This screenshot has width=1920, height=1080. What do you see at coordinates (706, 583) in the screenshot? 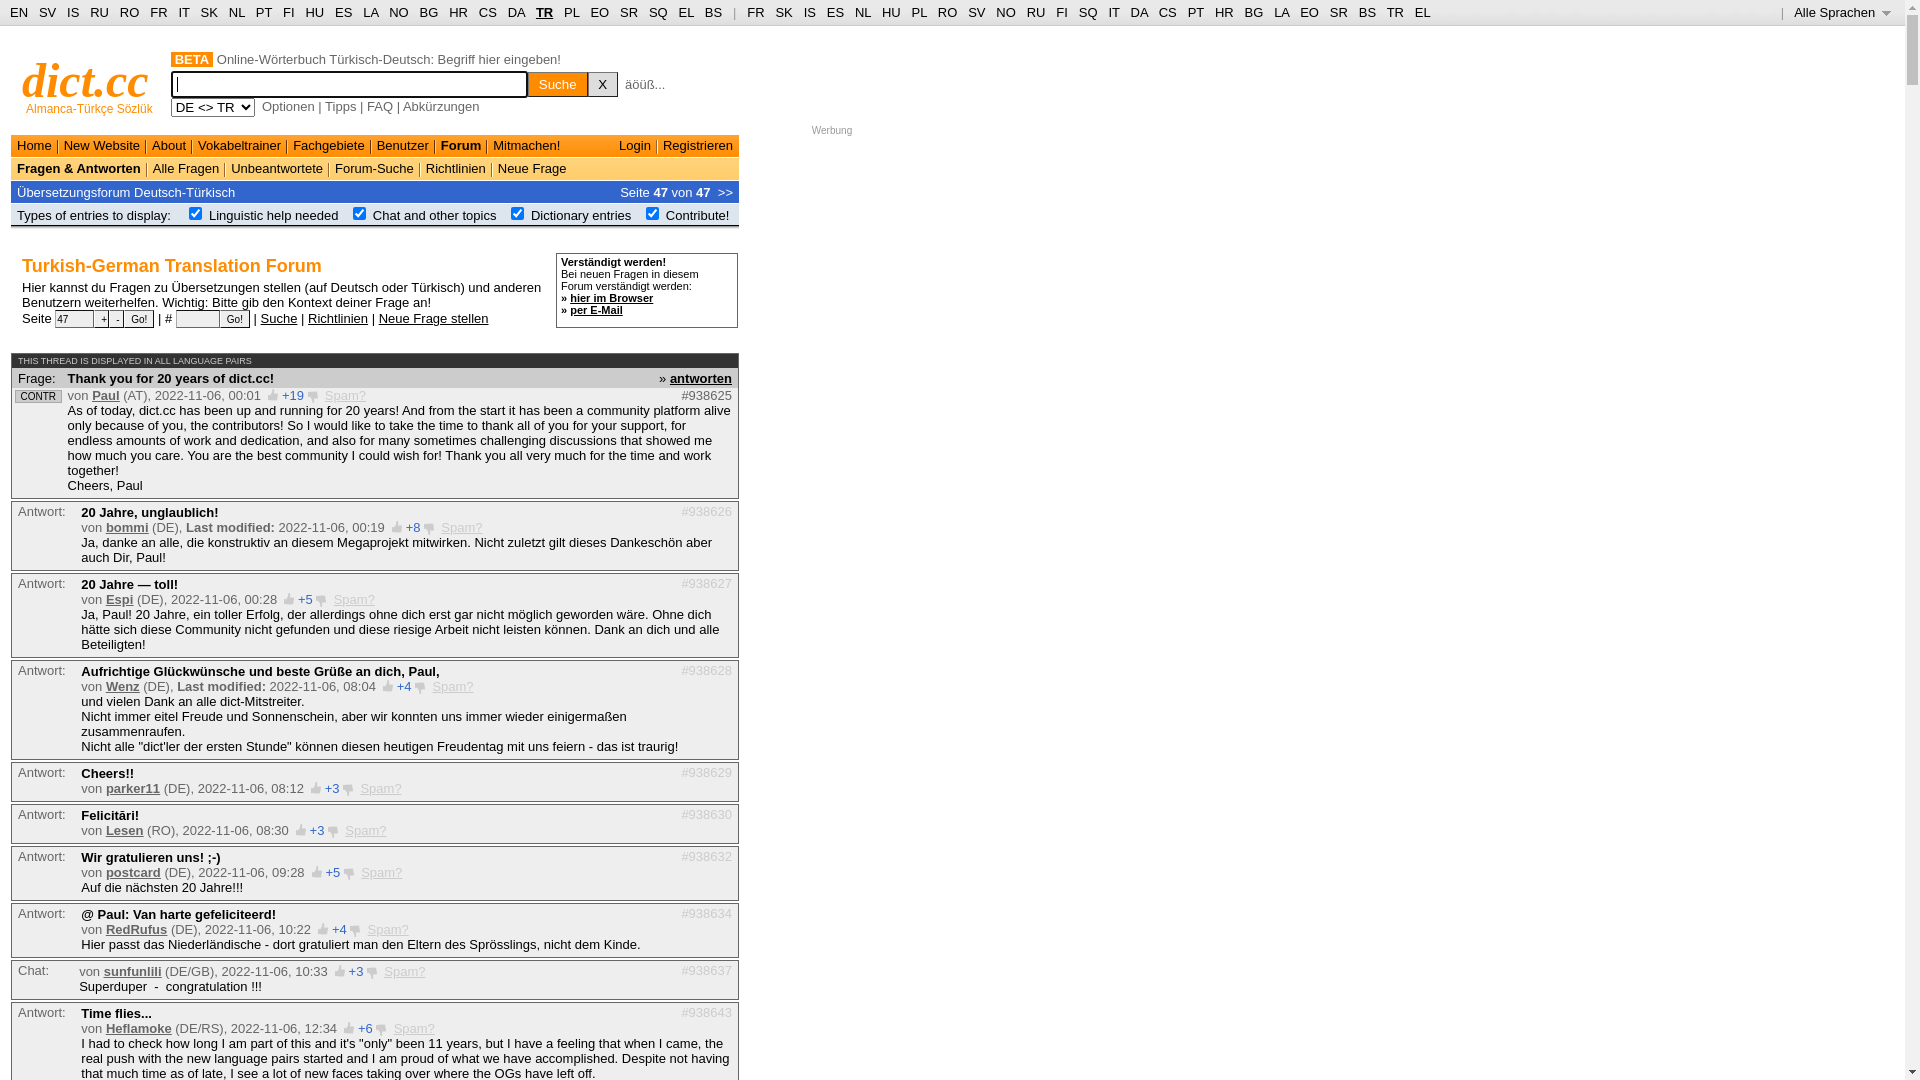
I see `'#938627'` at bounding box center [706, 583].